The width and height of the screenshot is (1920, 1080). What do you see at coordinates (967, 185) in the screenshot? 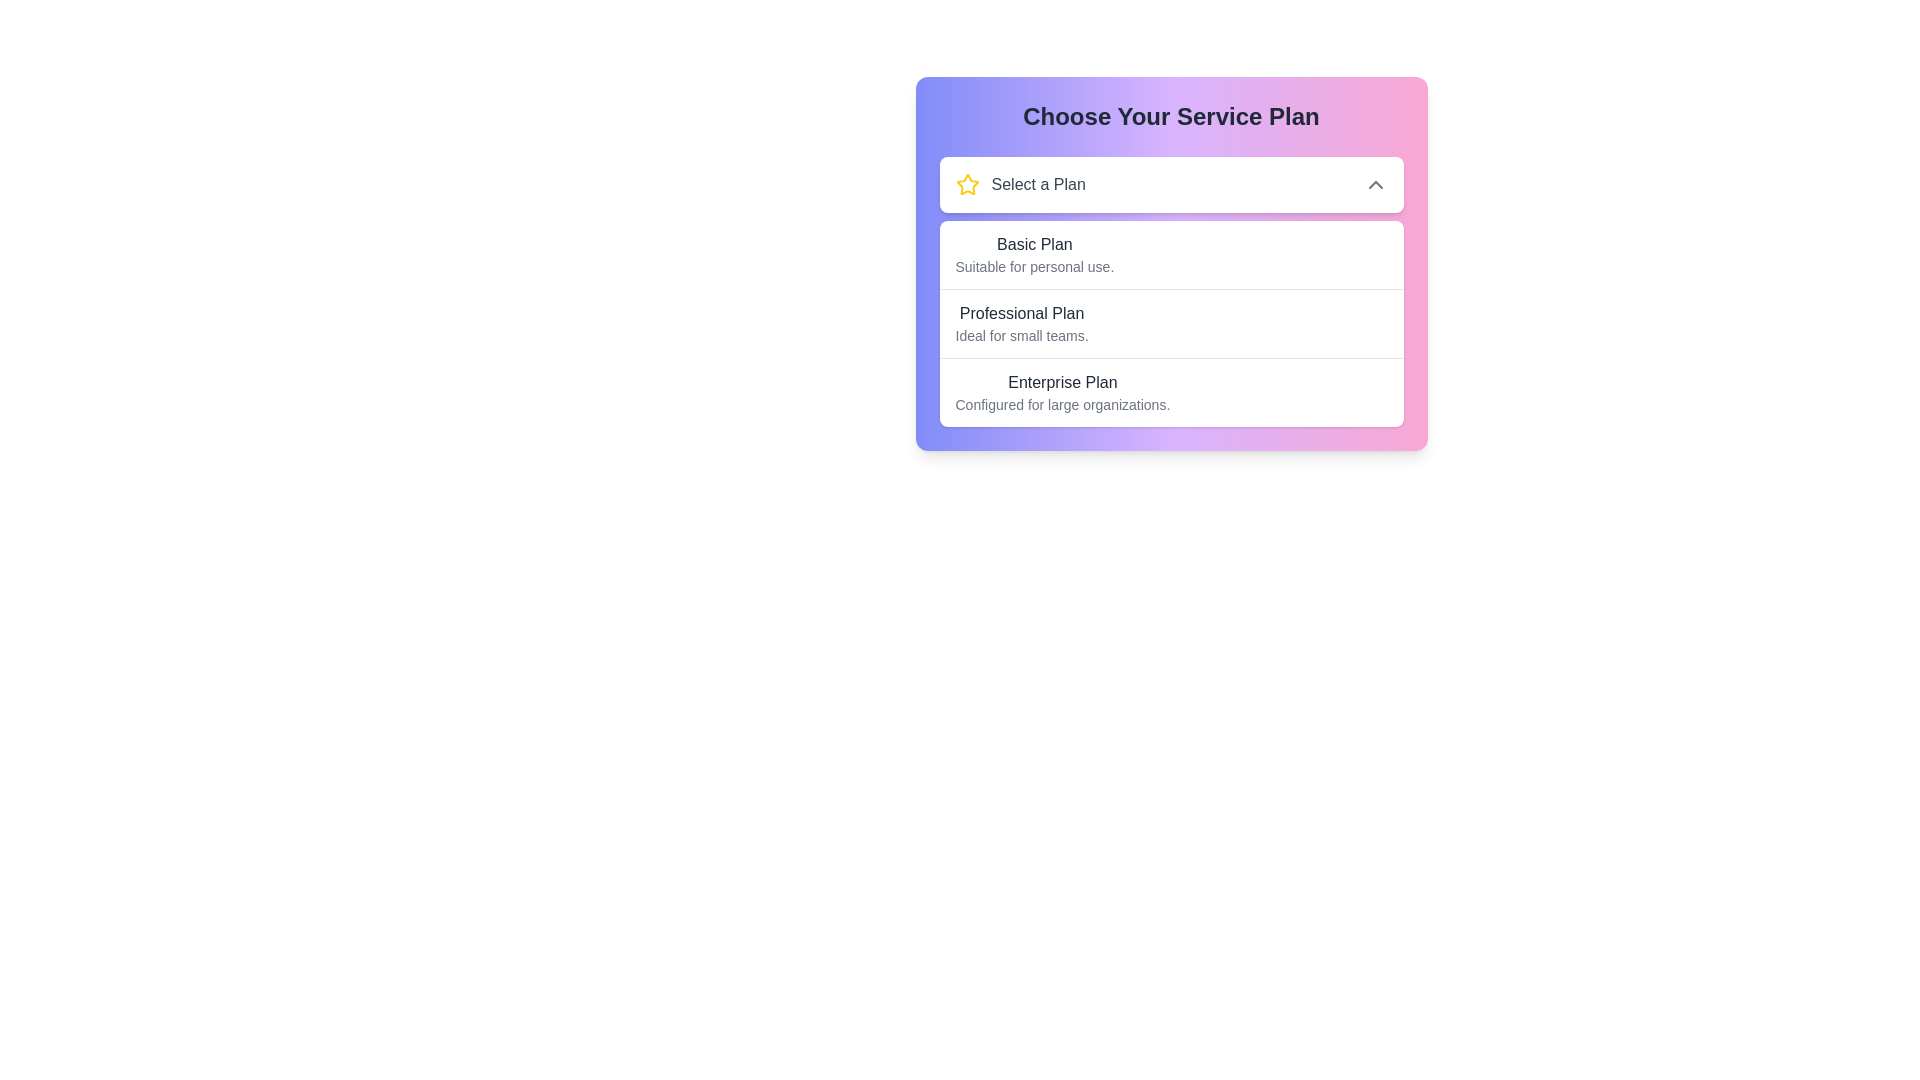
I see `the yellow star icon located to the left of the 'Select a Plan' text in the 'Choose Your Service Plan' modal to mark it as a favorite` at bounding box center [967, 185].